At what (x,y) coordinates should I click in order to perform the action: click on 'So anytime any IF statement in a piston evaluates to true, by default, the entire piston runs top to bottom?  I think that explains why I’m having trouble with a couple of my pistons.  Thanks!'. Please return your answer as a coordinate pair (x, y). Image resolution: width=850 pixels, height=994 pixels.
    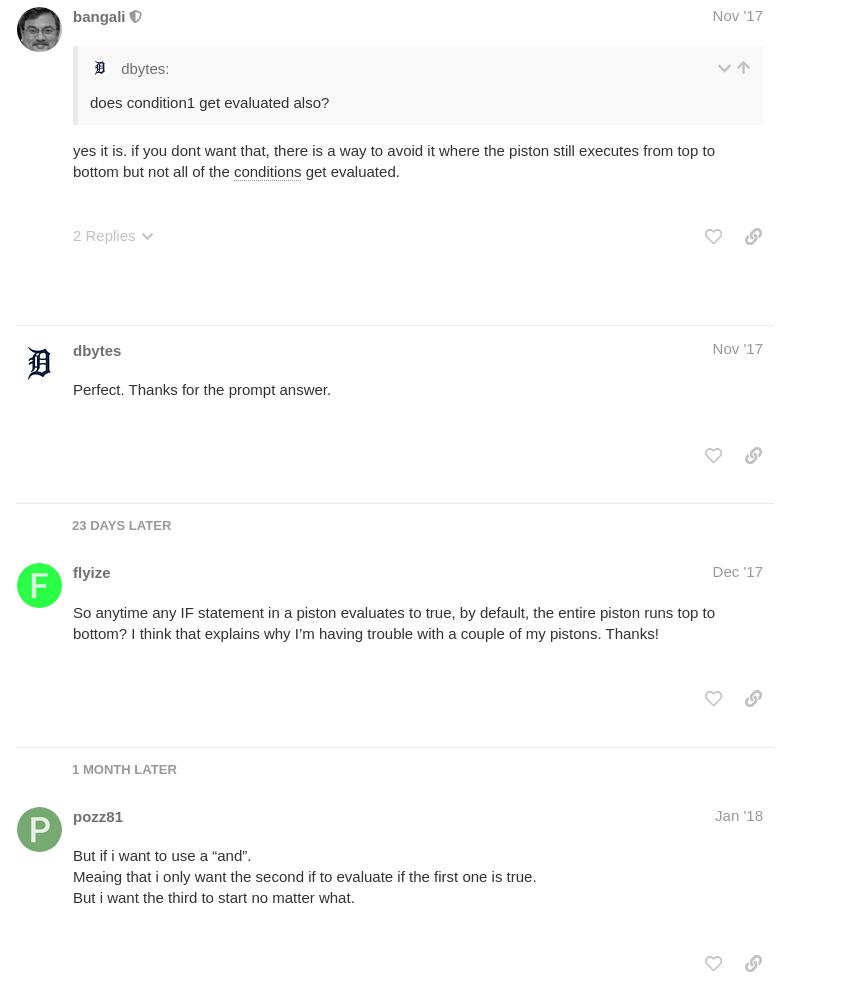
    Looking at the image, I should click on (393, 621).